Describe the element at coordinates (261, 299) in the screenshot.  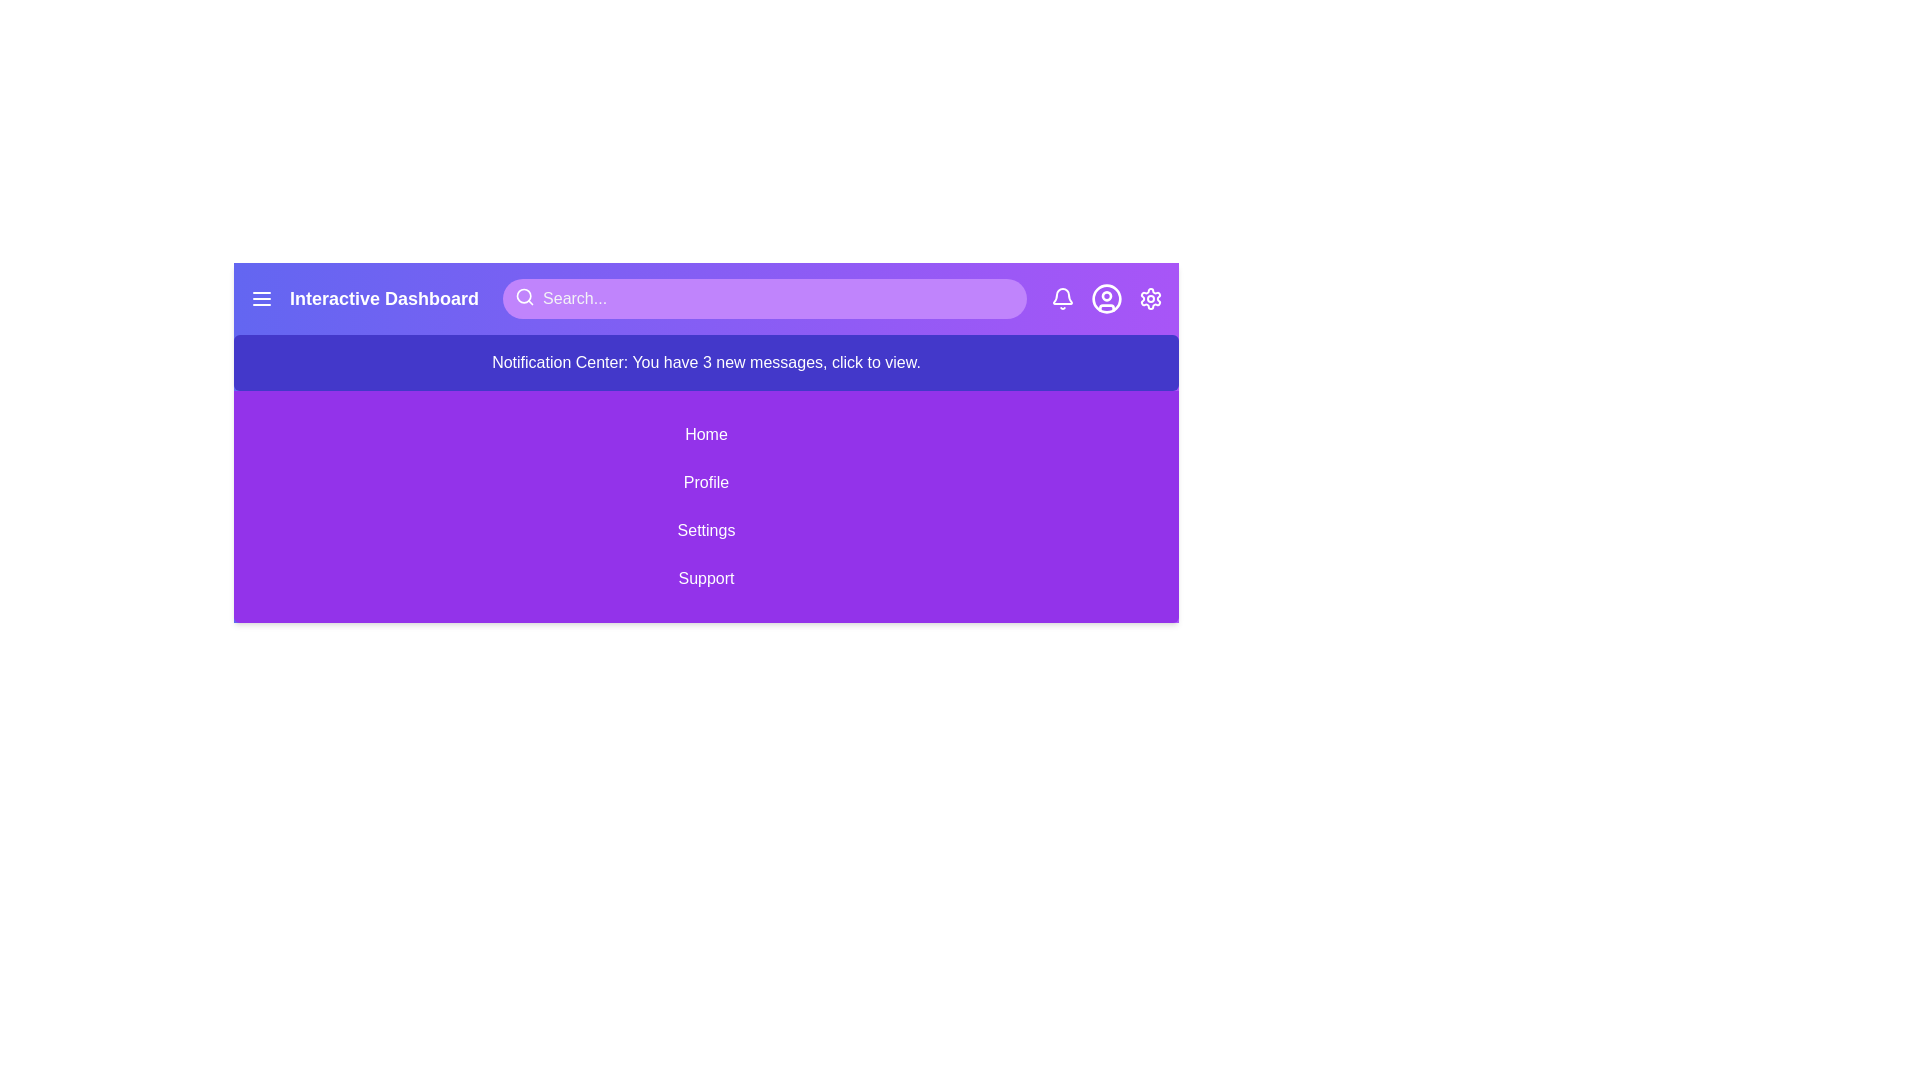
I see `the menu toggle button to toggle the menu visibility` at that location.